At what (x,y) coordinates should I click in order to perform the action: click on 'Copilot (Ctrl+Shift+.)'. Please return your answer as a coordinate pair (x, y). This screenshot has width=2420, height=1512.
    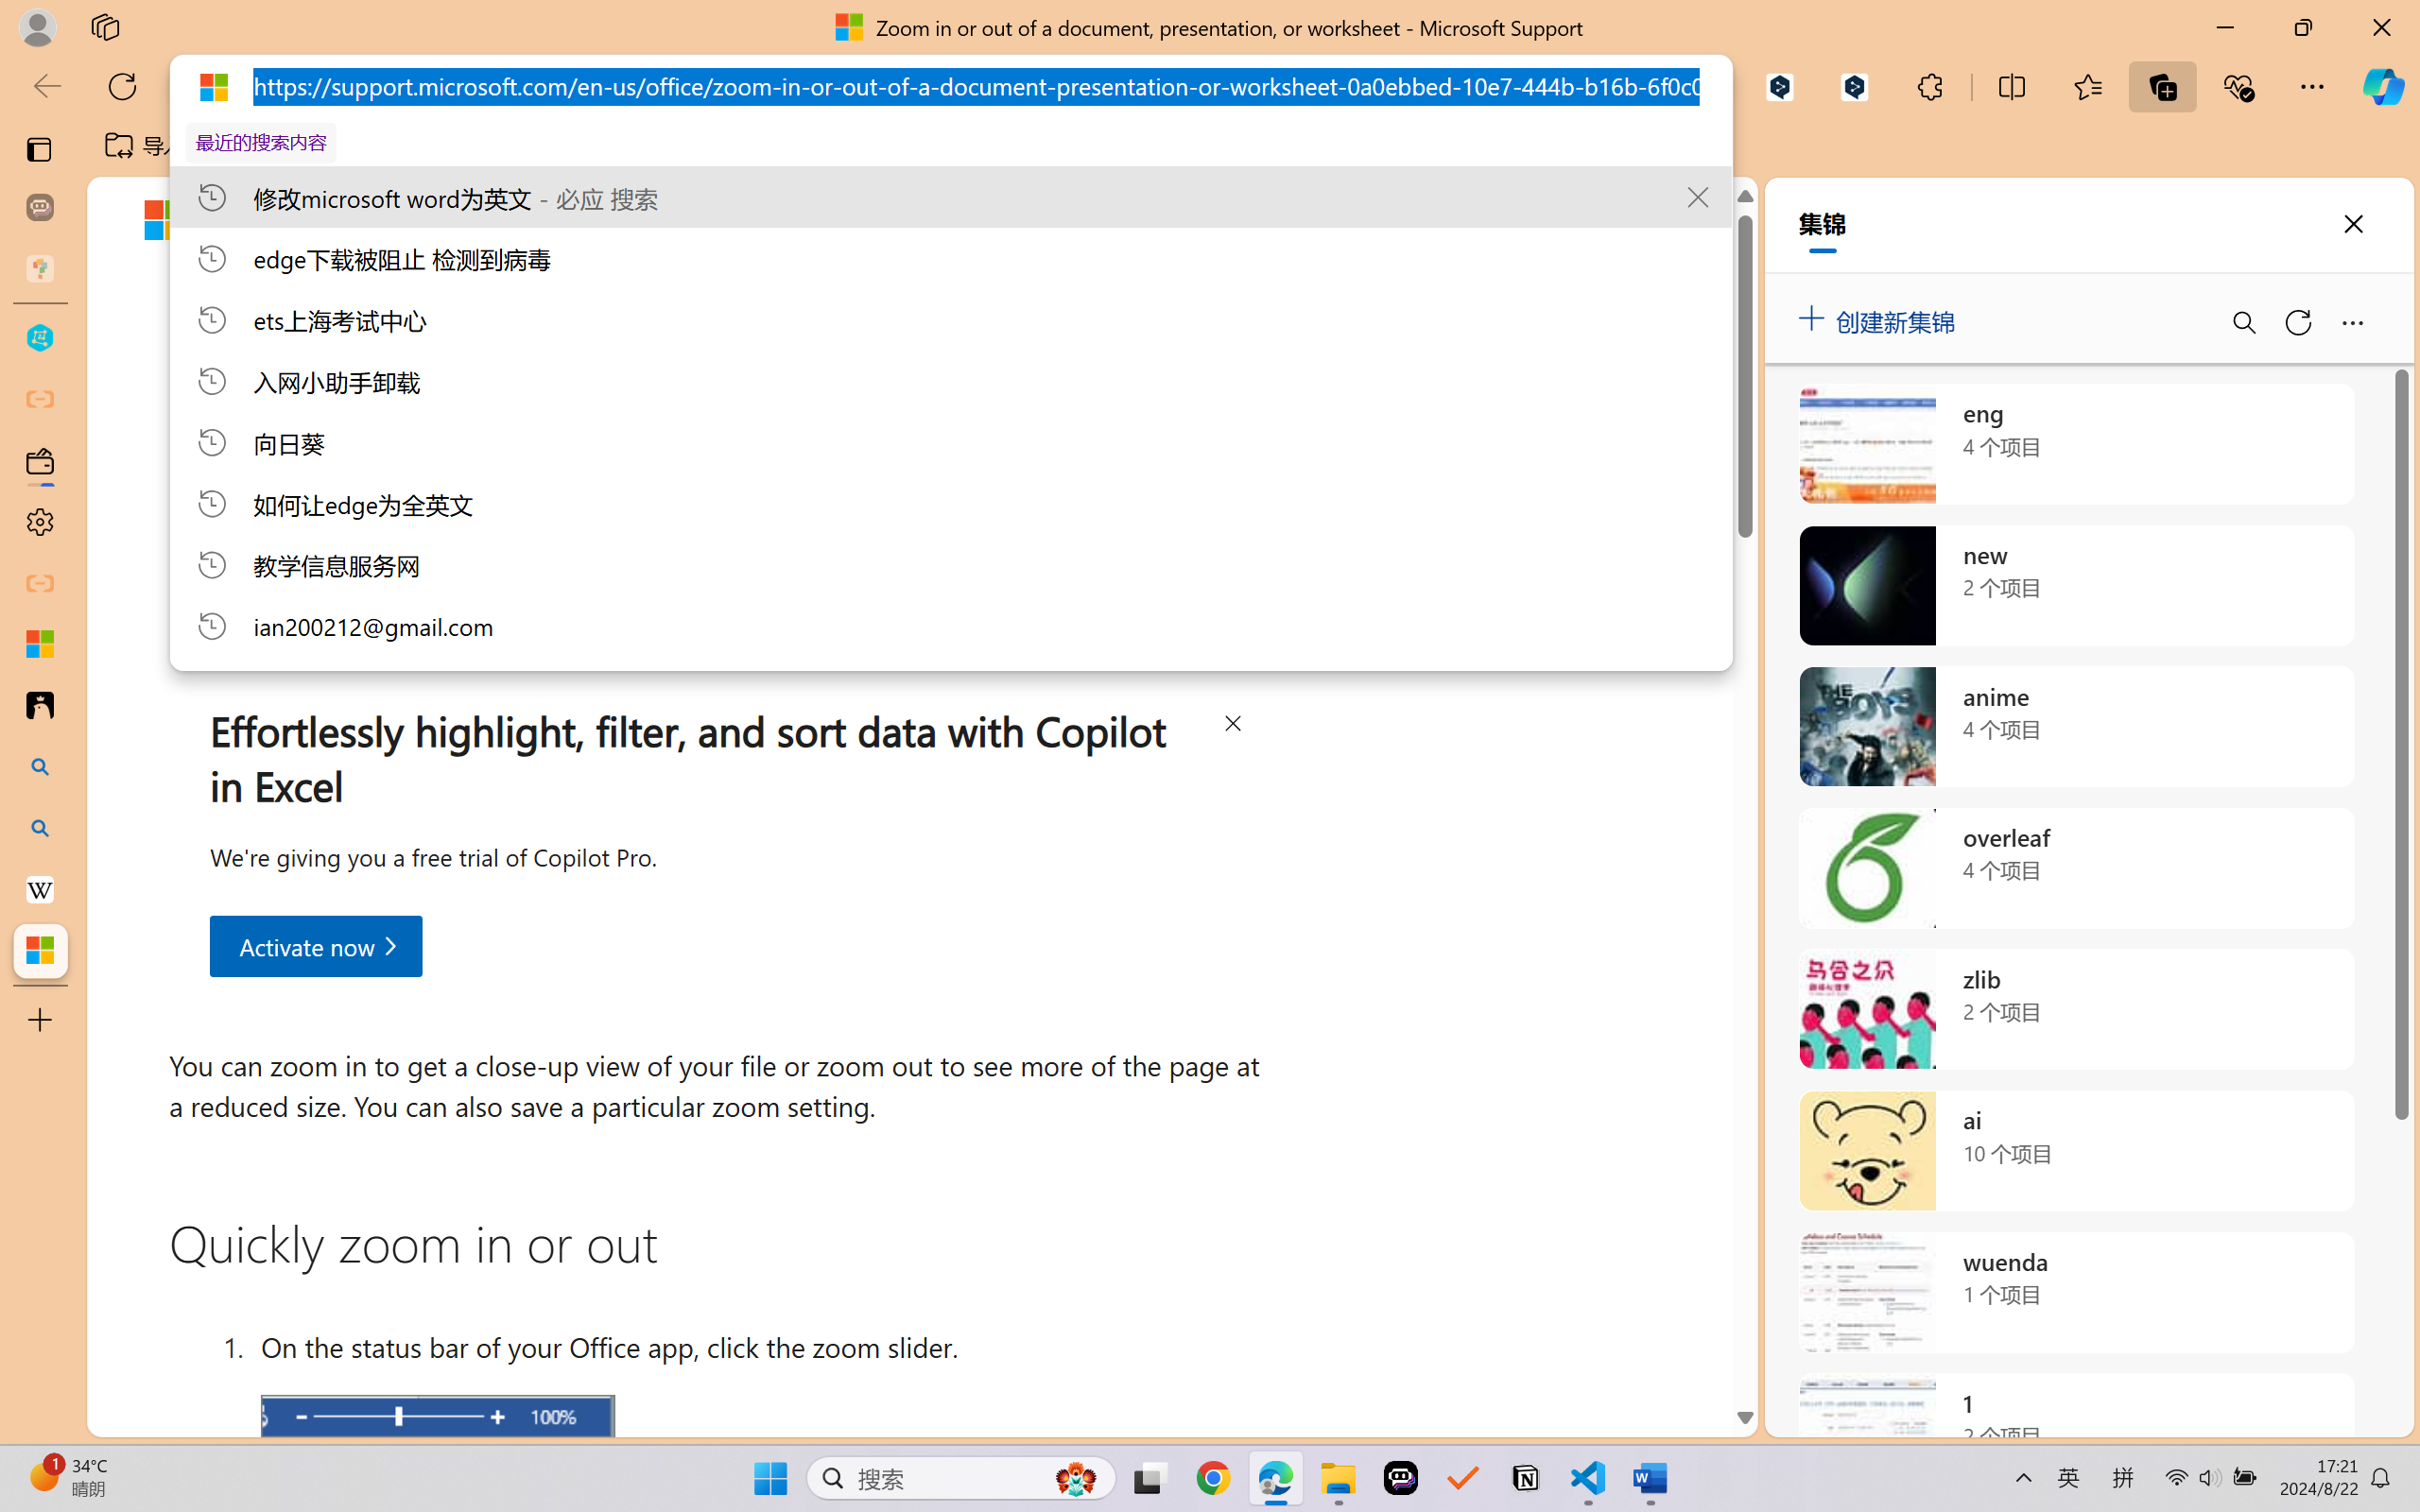
    Looking at the image, I should click on (2383, 86).